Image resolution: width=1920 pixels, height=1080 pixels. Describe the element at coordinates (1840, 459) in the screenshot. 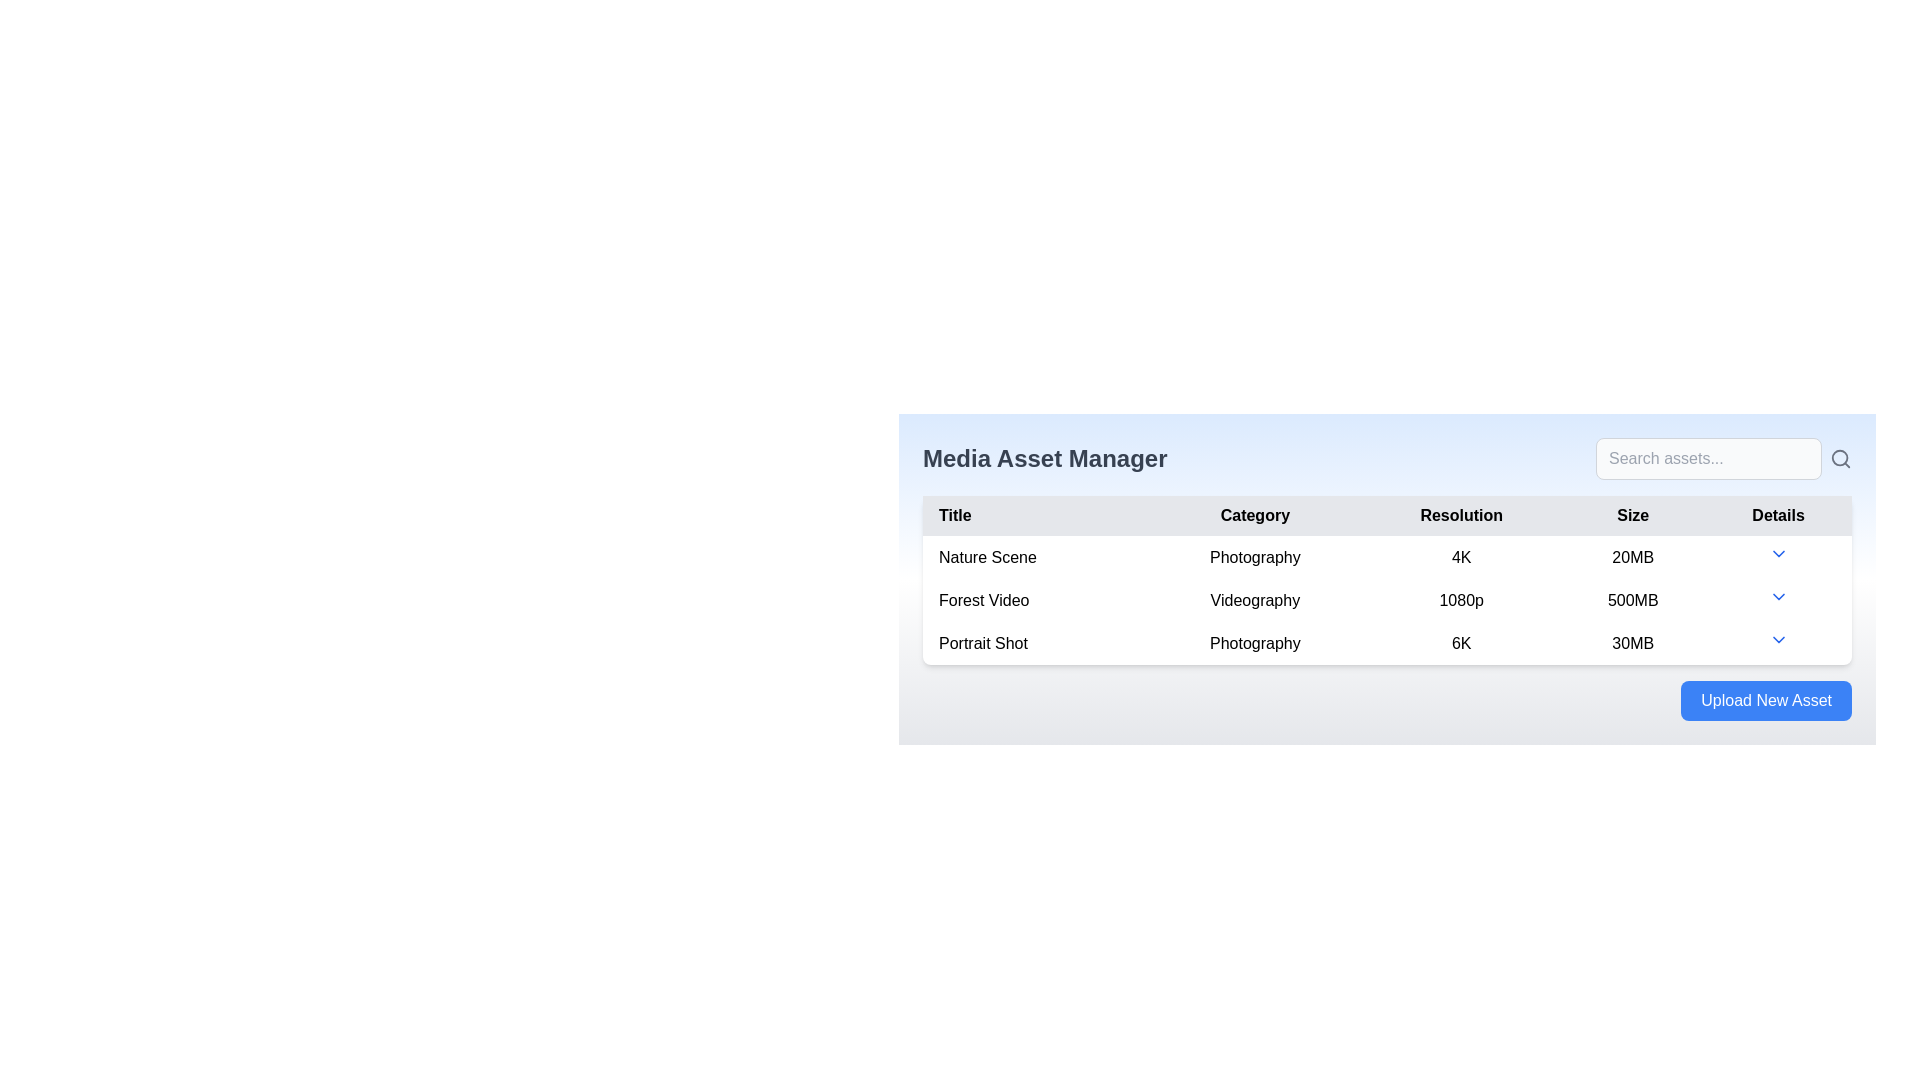

I see `the search icon located at the far right edge of the search bar` at that location.